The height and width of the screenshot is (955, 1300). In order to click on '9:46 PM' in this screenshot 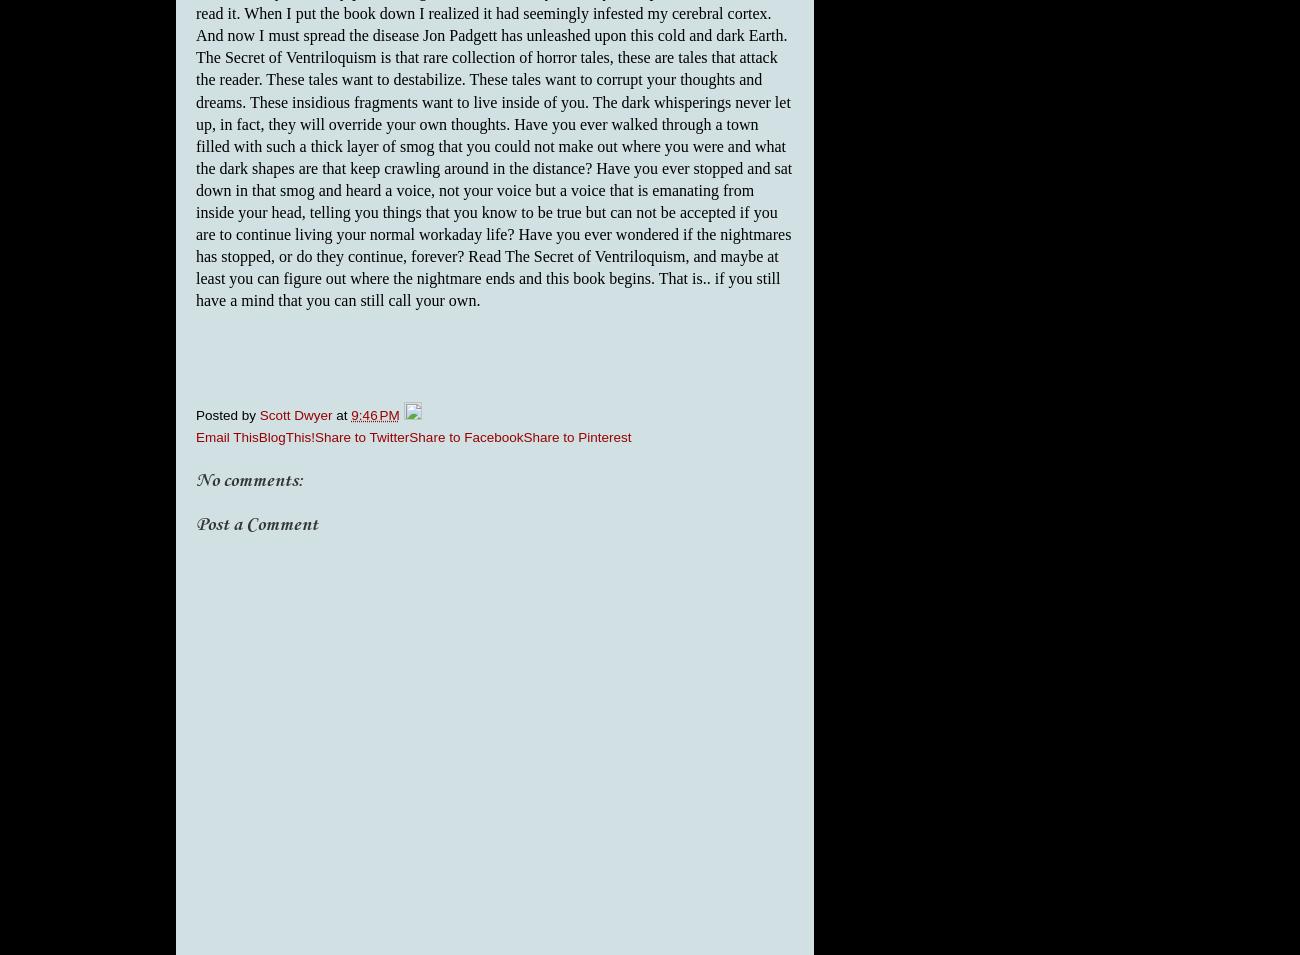, I will do `click(374, 414)`.